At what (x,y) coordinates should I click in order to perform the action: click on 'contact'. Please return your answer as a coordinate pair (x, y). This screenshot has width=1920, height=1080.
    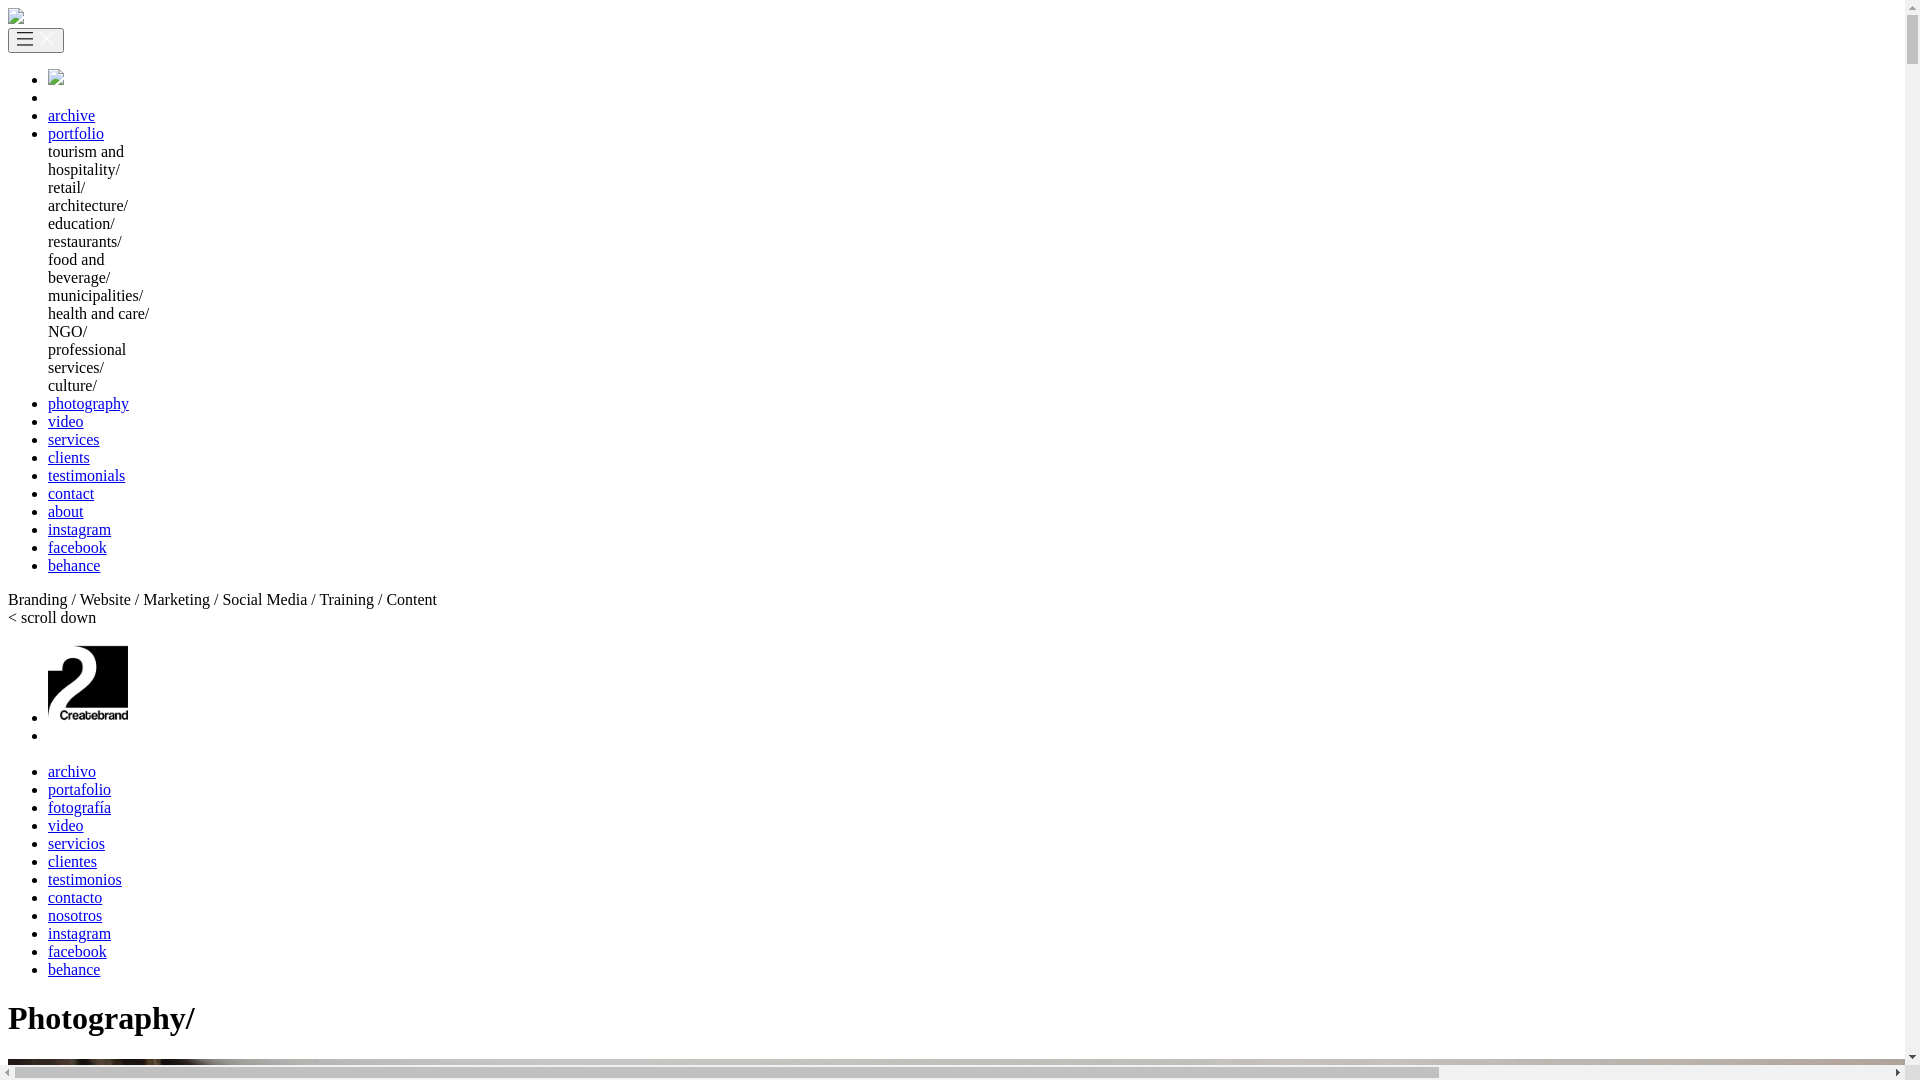
    Looking at the image, I should click on (71, 493).